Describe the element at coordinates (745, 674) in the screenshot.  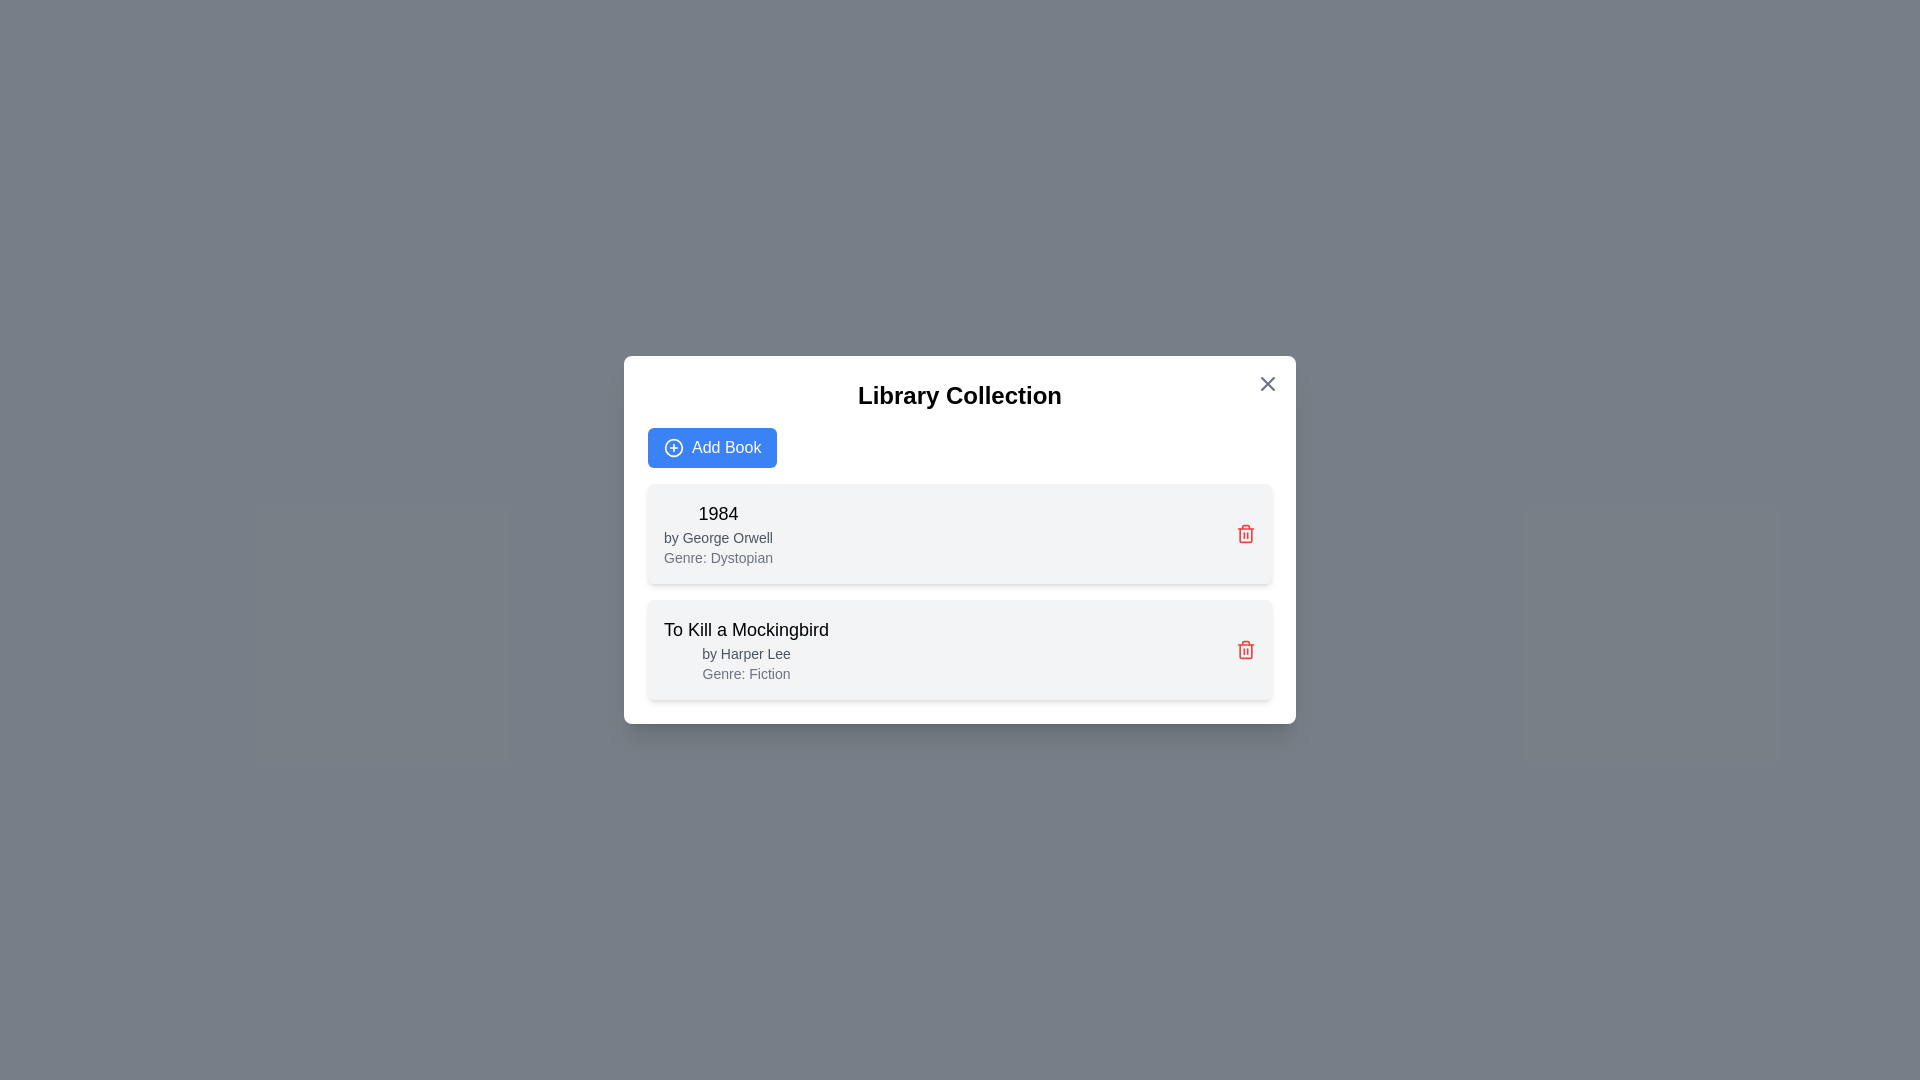
I see `the text label that reads 'Genre: Fiction', which is styled in a small, light gray font and located at the bottom of the book detail card in the modal interface` at that location.